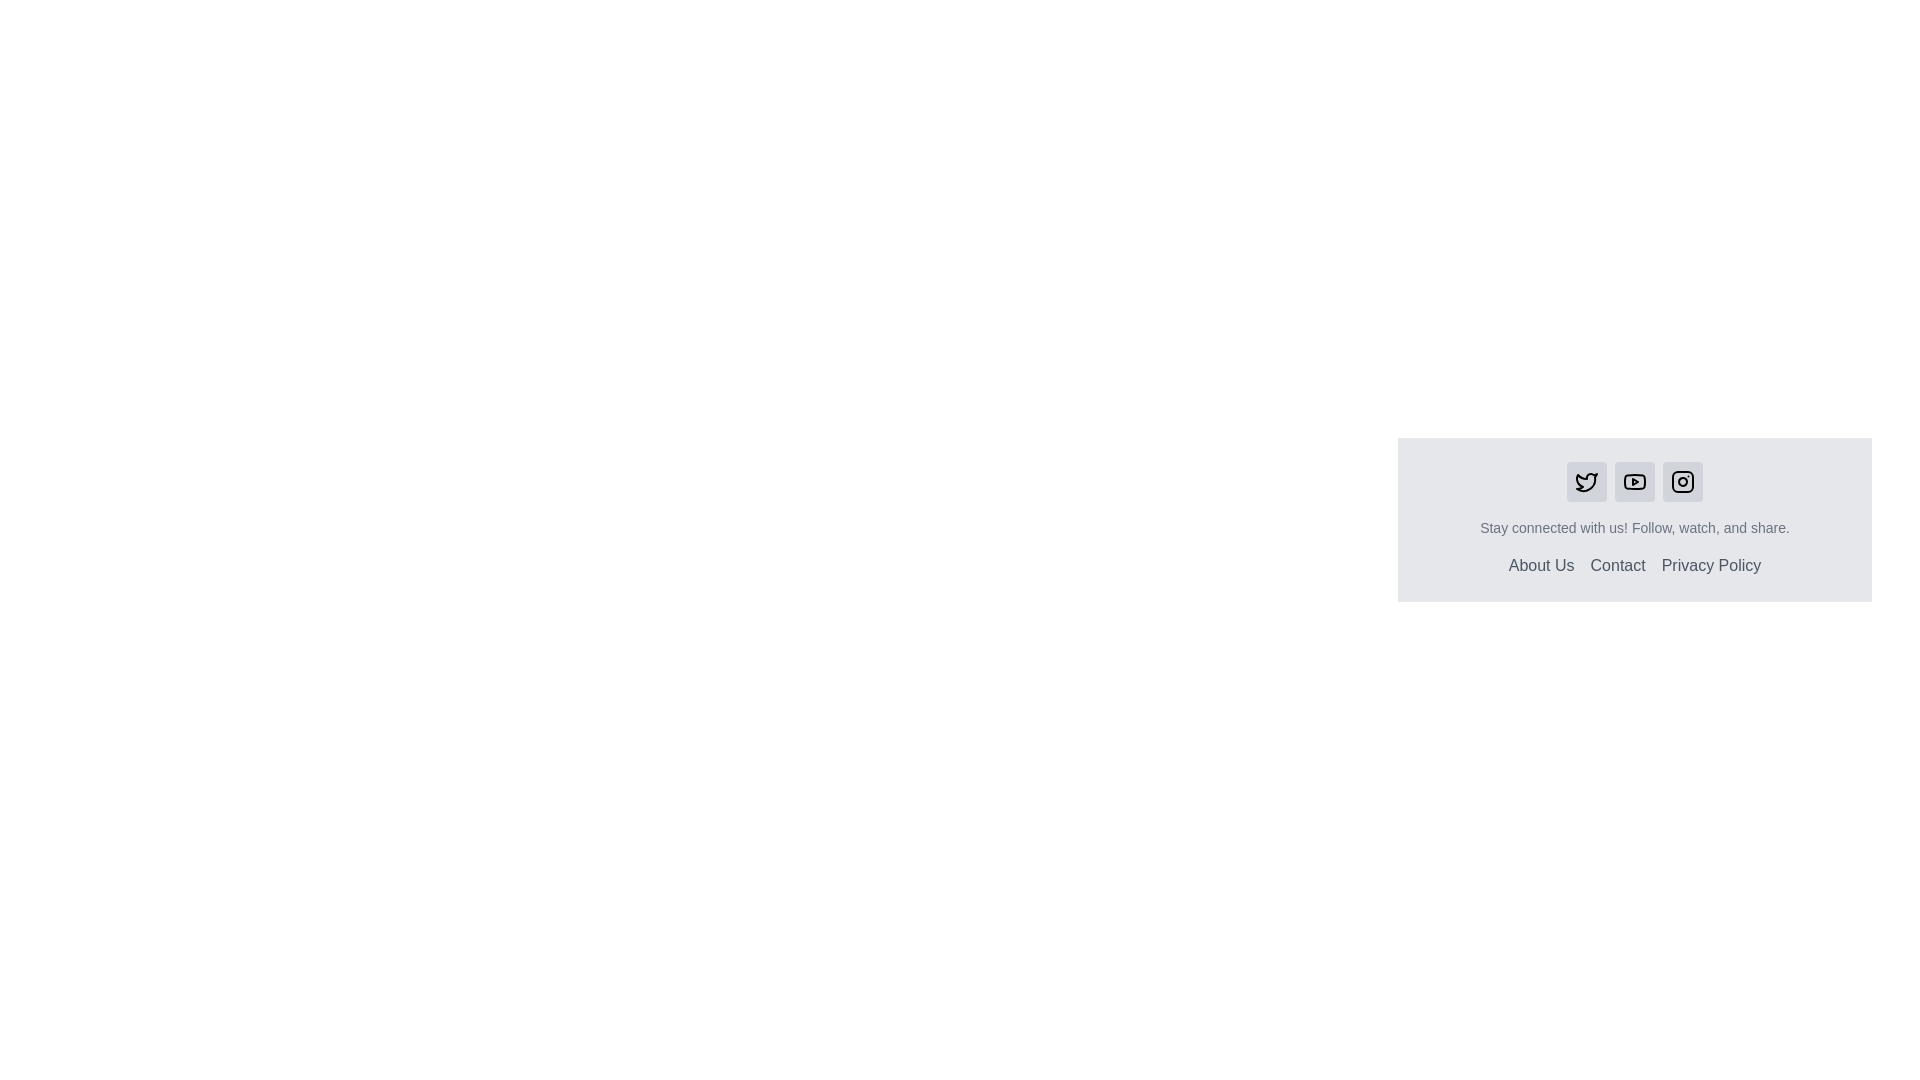 The image size is (1920, 1080). Describe the element at coordinates (1709, 566) in the screenshot. I see `the 'Privacy Policy' hyperlink` at that location.